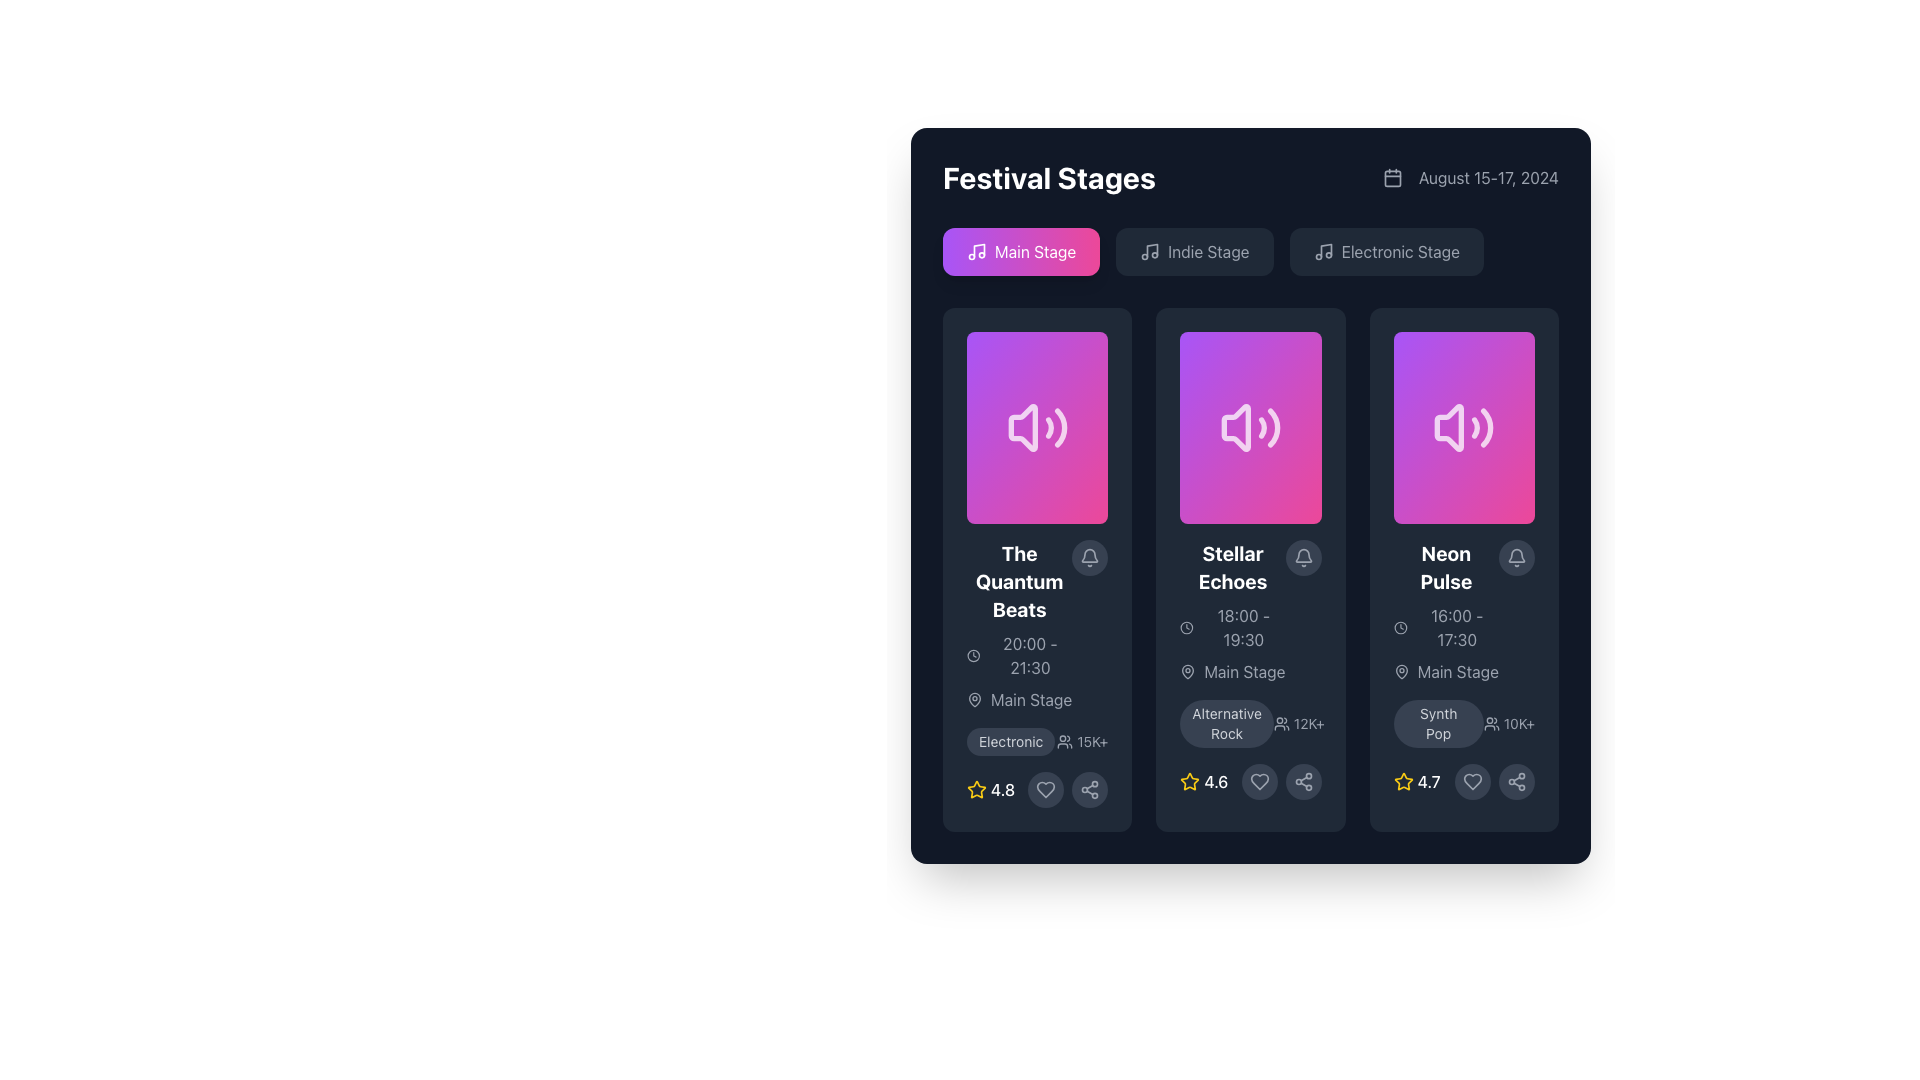  What do you see at coordinates (1089, 789) in the screenshot?
I see `the circular share button with a dark gray background located at the lower-right side of the card for 'The Quantum Beats' to initiate sharing` at bounding box center [1089, 789].